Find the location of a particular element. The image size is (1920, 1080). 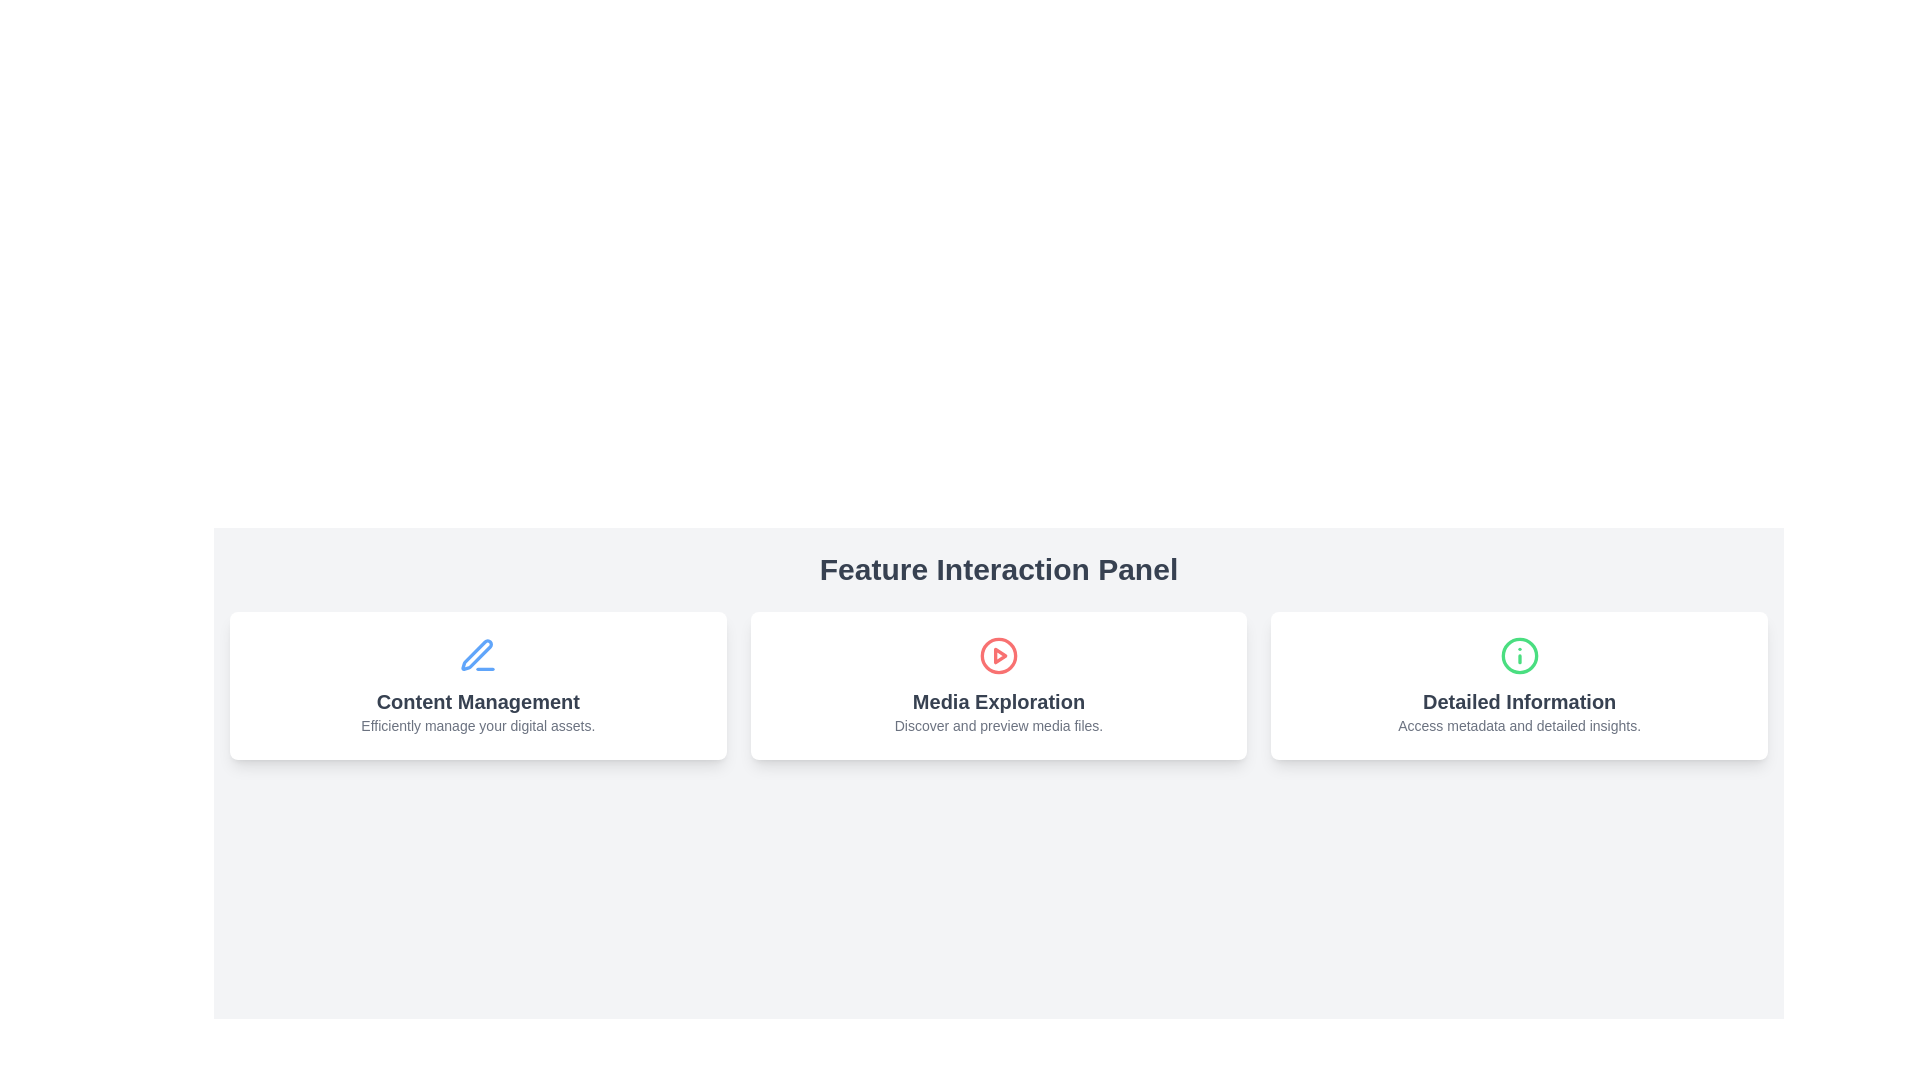

the blue pen icon that represents the 'Content Management' feature, located at the top center of the card above the title 'Content Management' is located at coordinates (477, 655).